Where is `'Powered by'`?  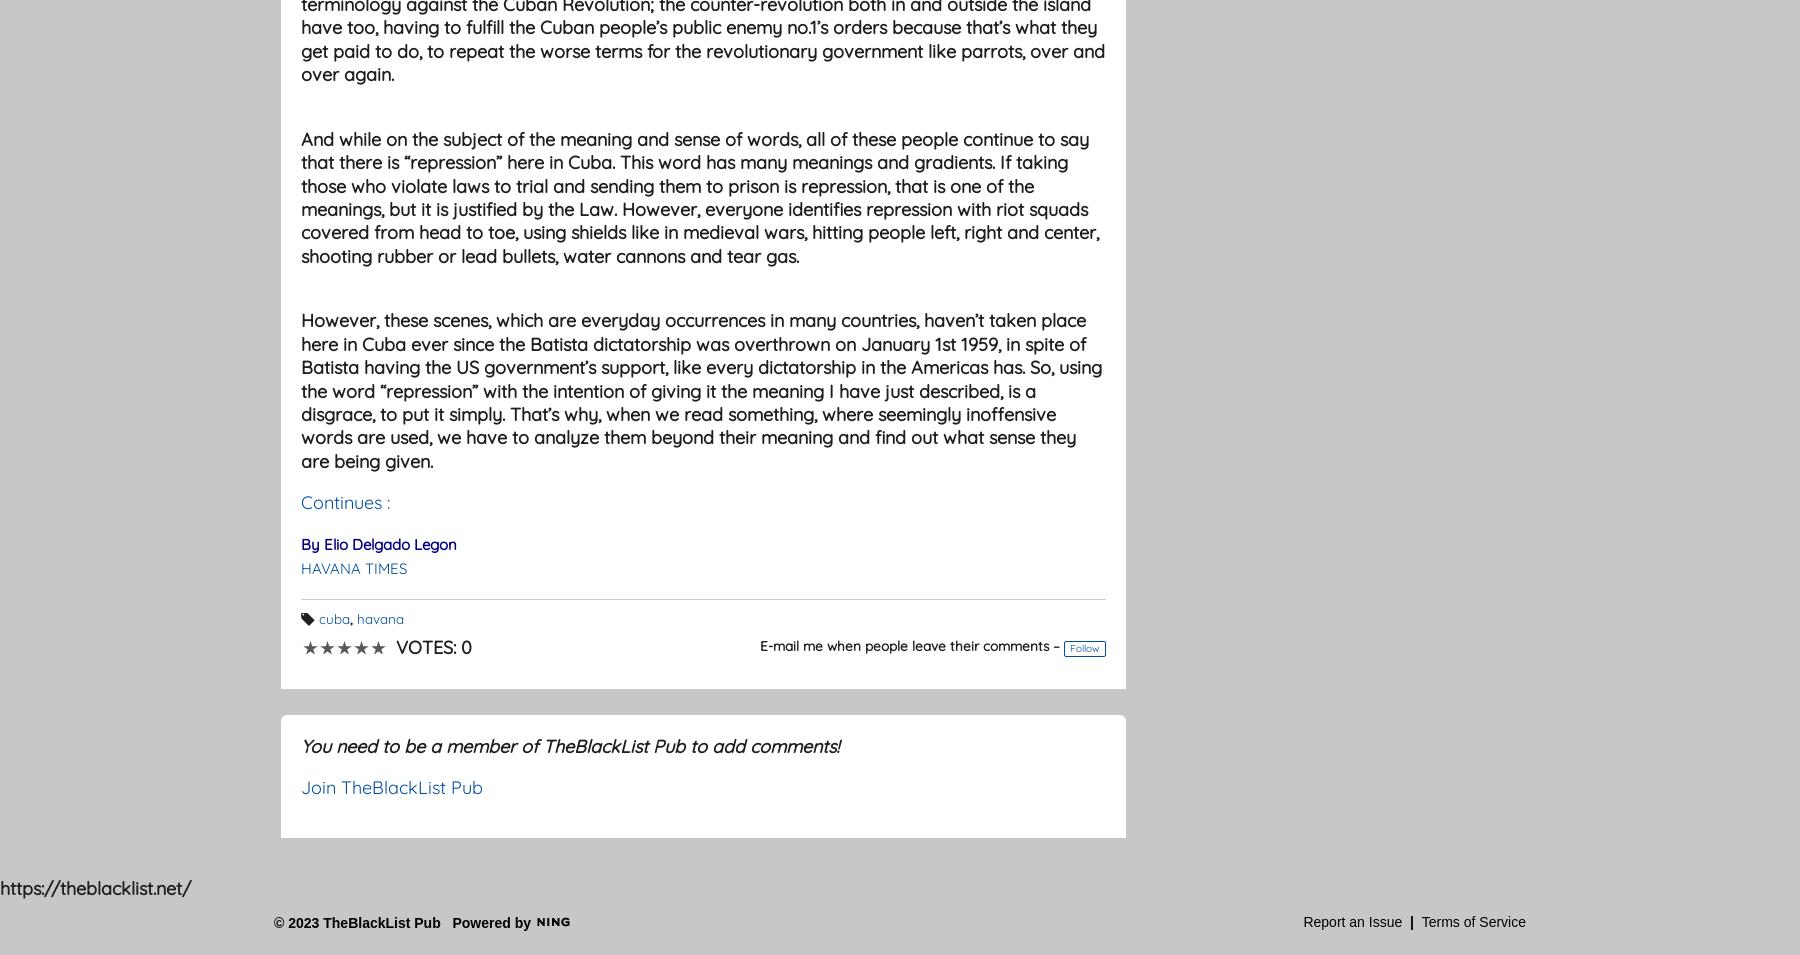
'Powered by' is located at coordinates (450, 921).